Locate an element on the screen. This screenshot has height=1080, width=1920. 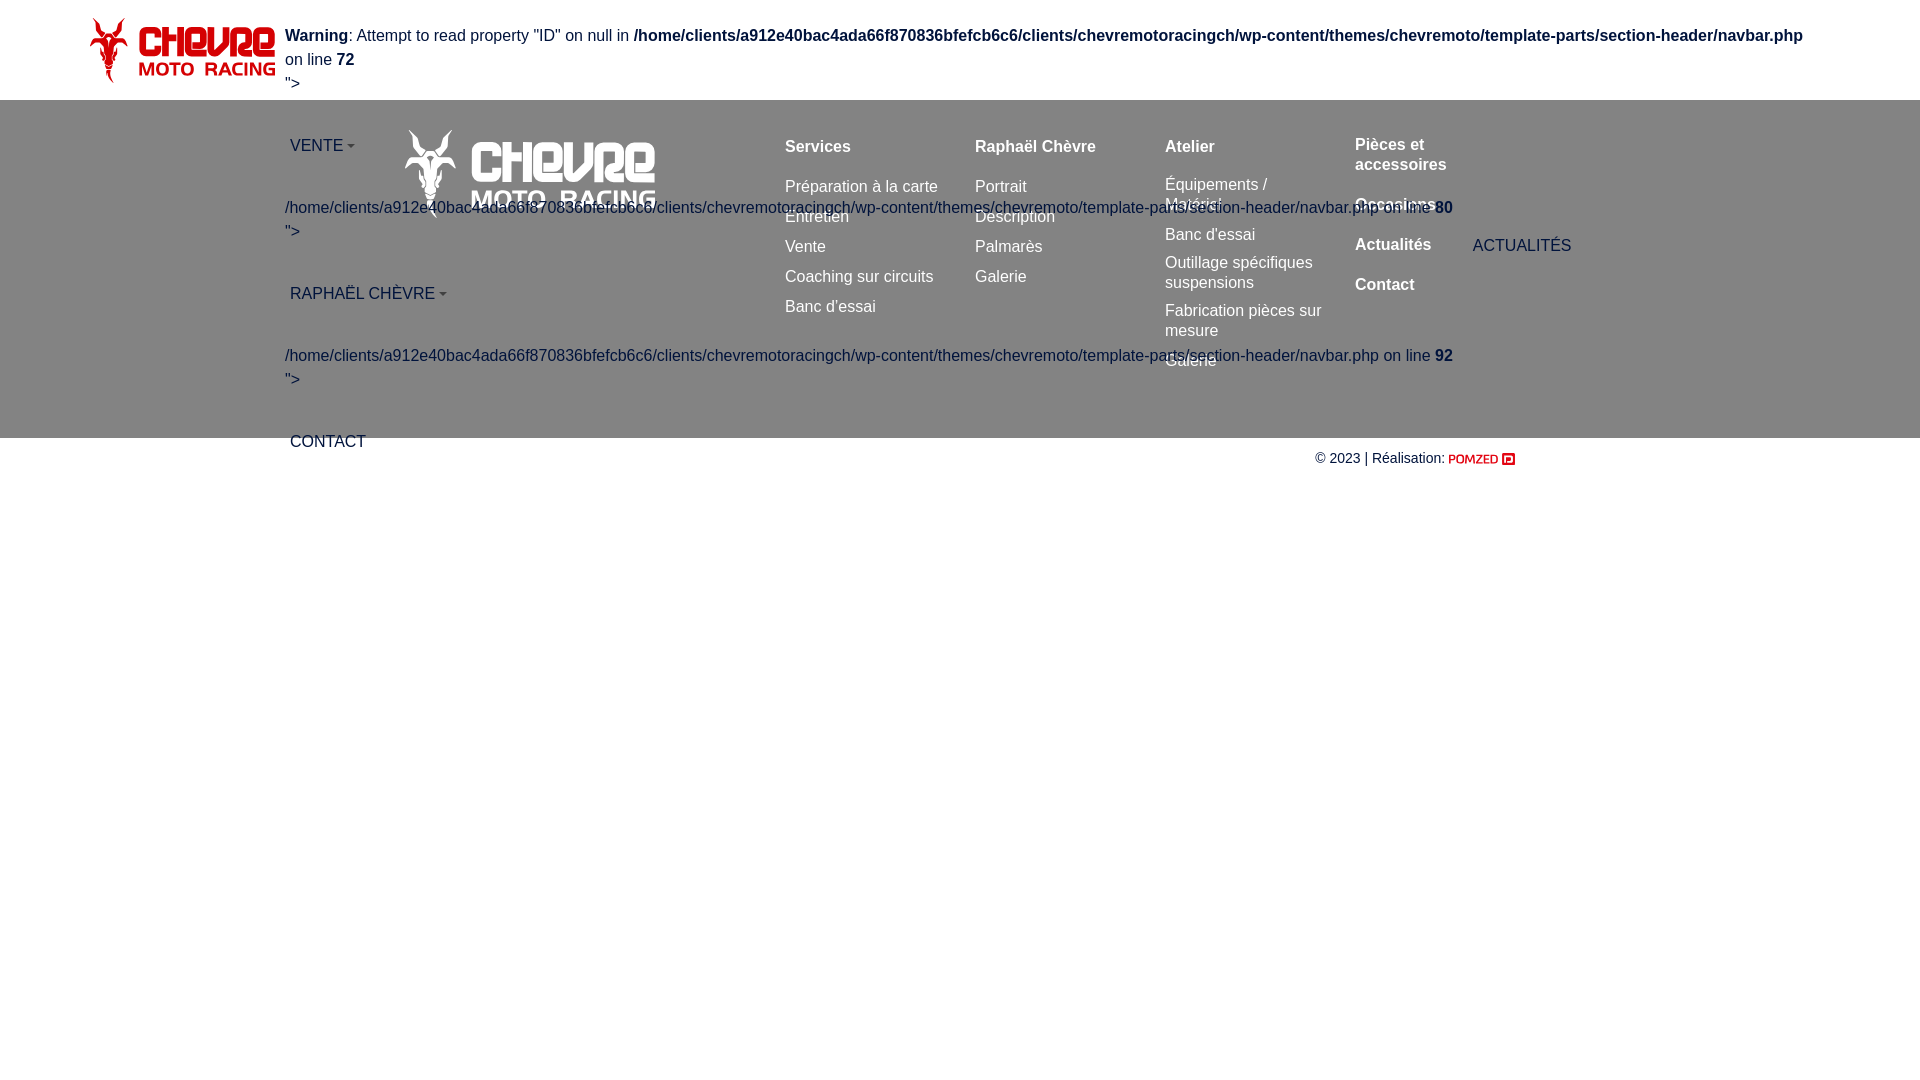
'VENTE' is located at coordinates (283, 145).